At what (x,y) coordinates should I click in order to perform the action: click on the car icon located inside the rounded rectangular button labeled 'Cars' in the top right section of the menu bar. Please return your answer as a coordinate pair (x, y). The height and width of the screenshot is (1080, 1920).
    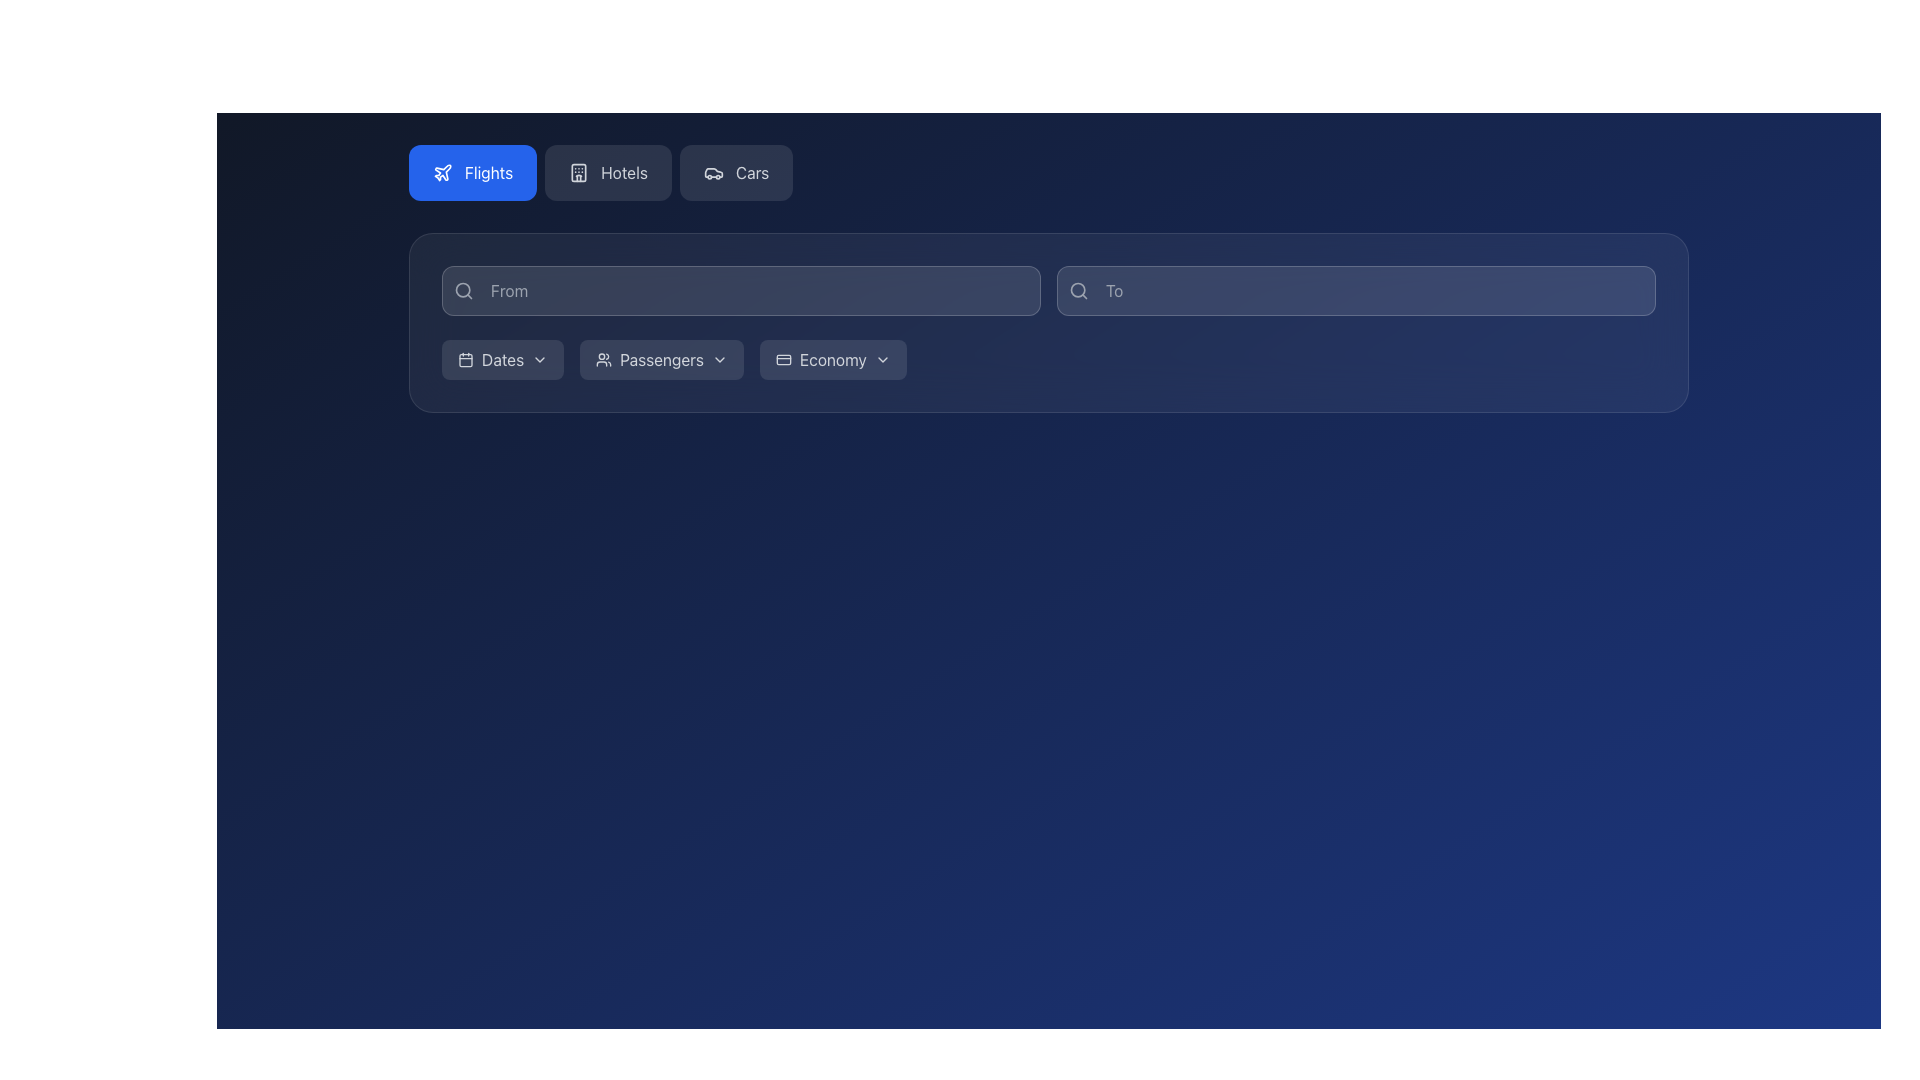
    Looking at the image, I should click on (713, 172).